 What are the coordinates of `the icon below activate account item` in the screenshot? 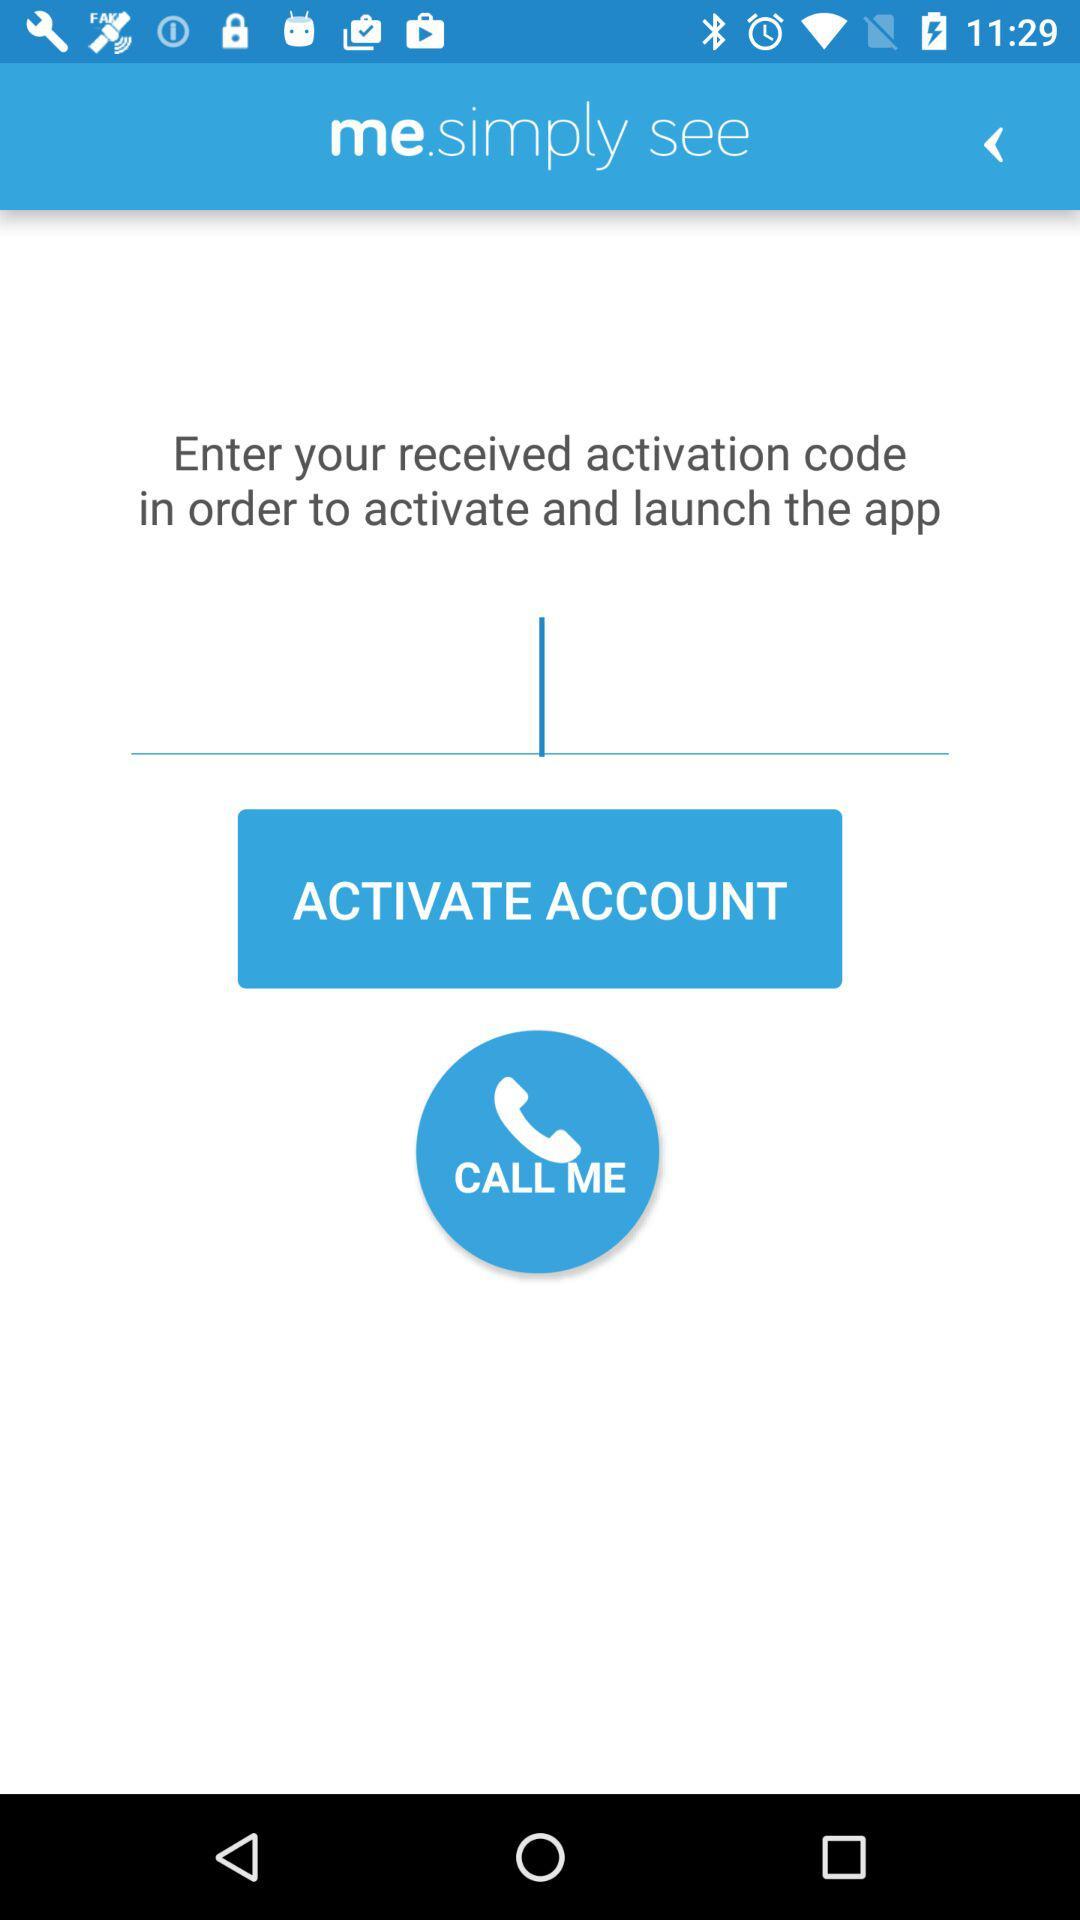 It's located at (540, 1156).